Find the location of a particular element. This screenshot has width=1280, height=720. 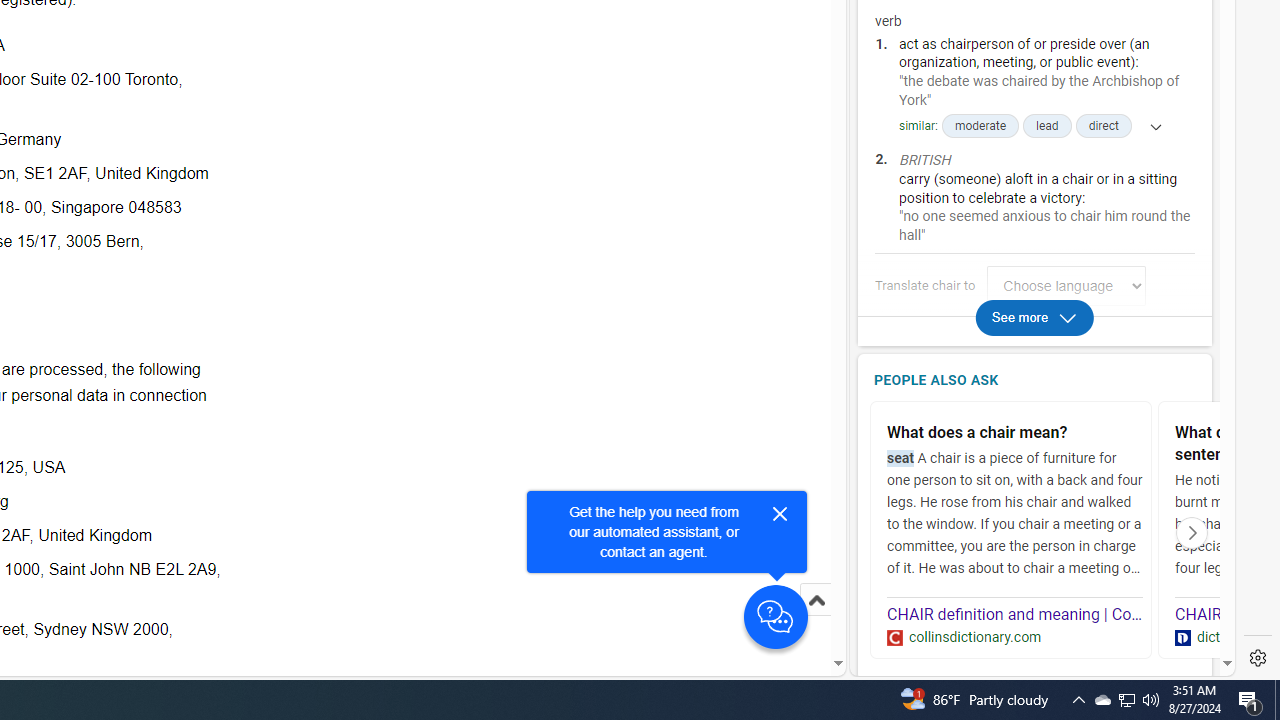

'direct' is located at coordinates (1102, 126).